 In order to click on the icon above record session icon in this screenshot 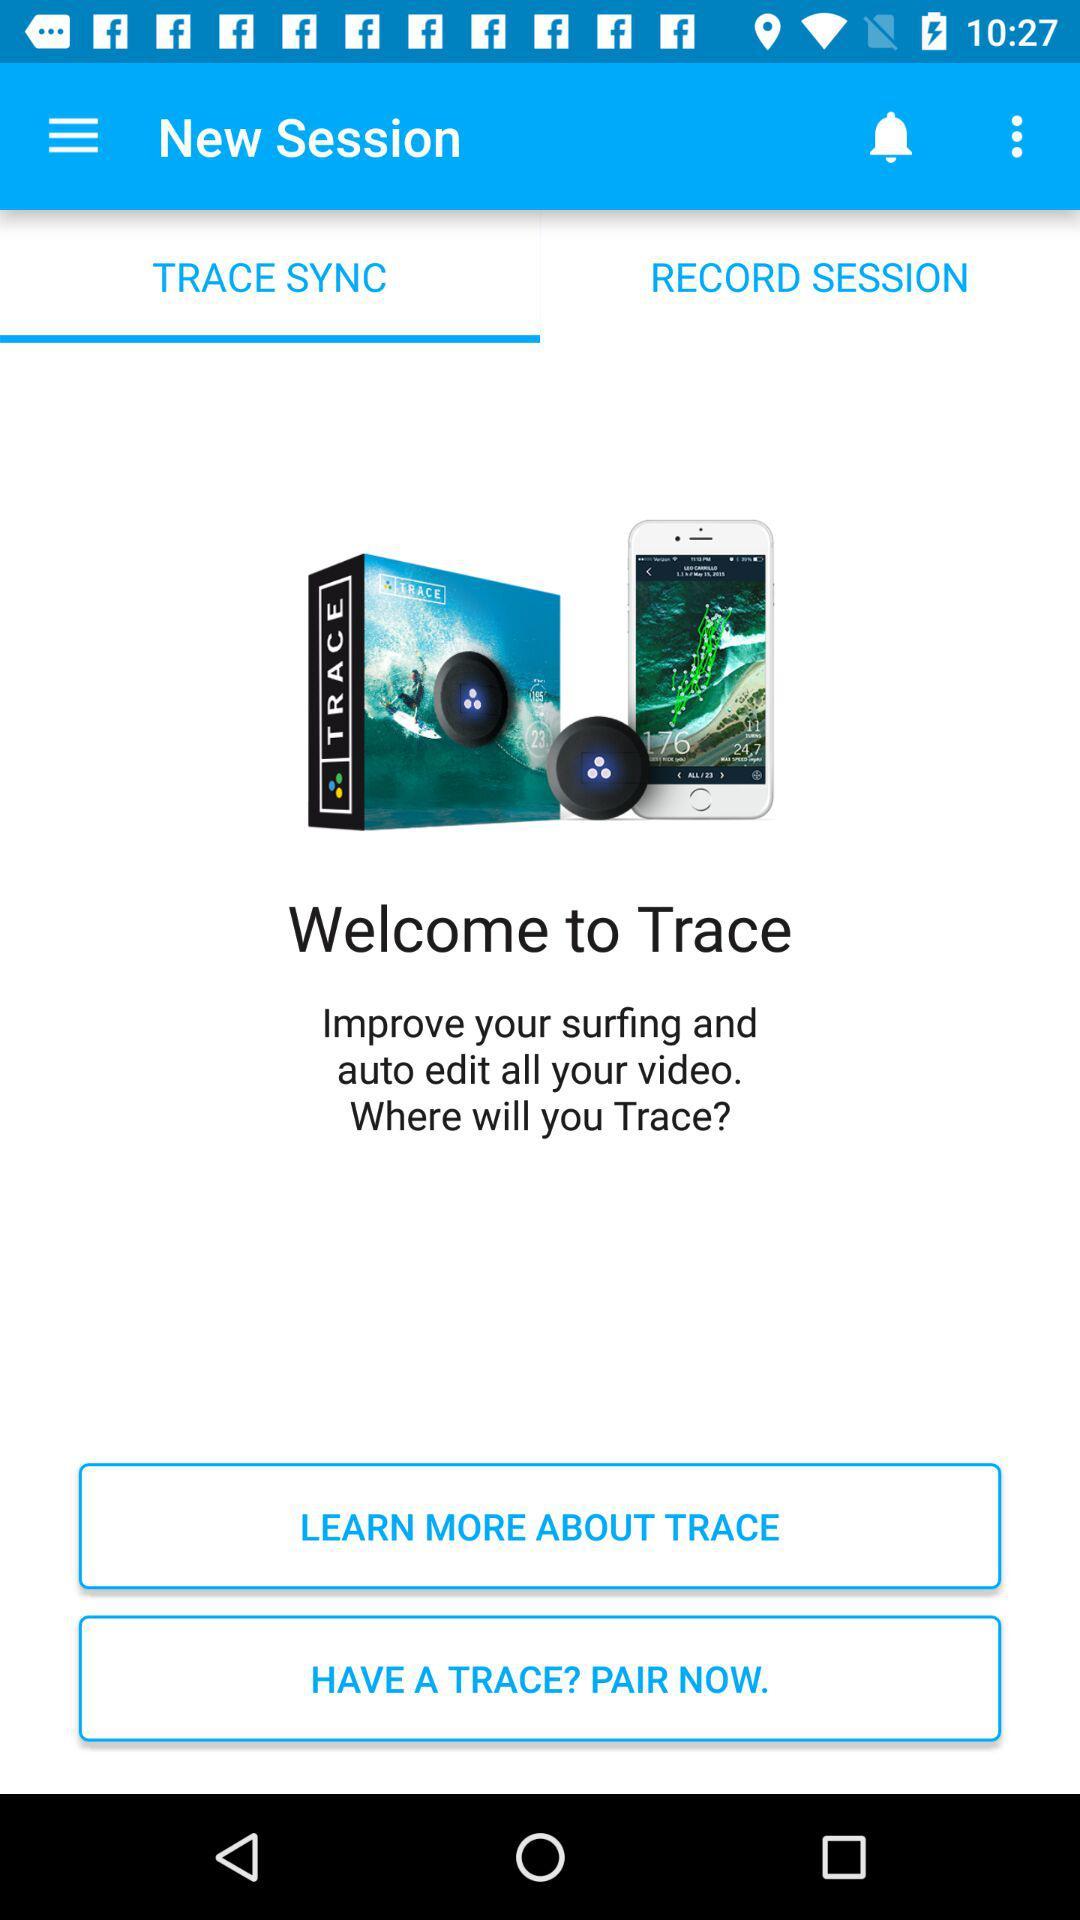, I will do `click(890, 135)`.